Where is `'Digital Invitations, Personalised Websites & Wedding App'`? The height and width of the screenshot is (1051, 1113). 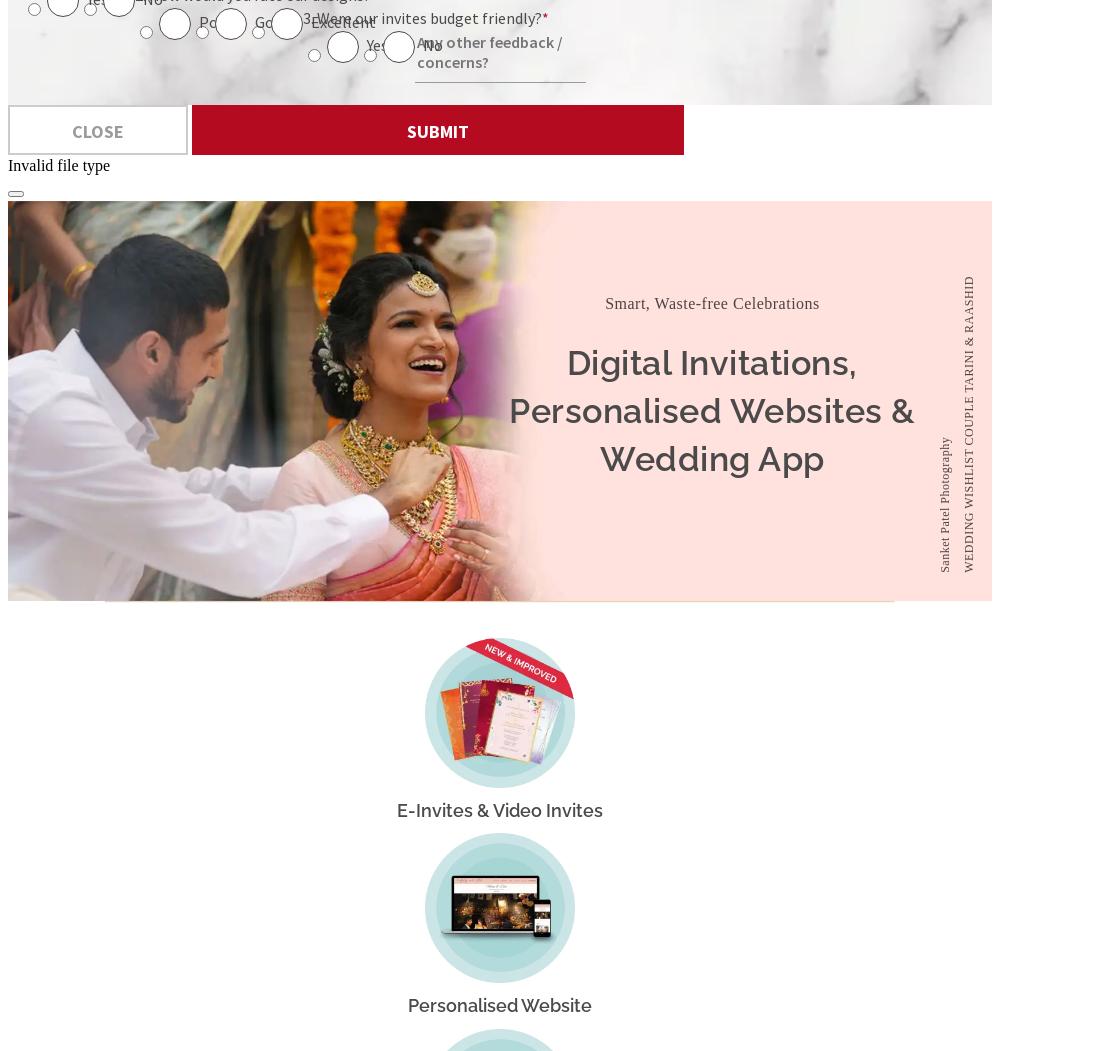
'Digital Invitations, Personalised Websites & Wedding App' is located at coordinates (711, 410).